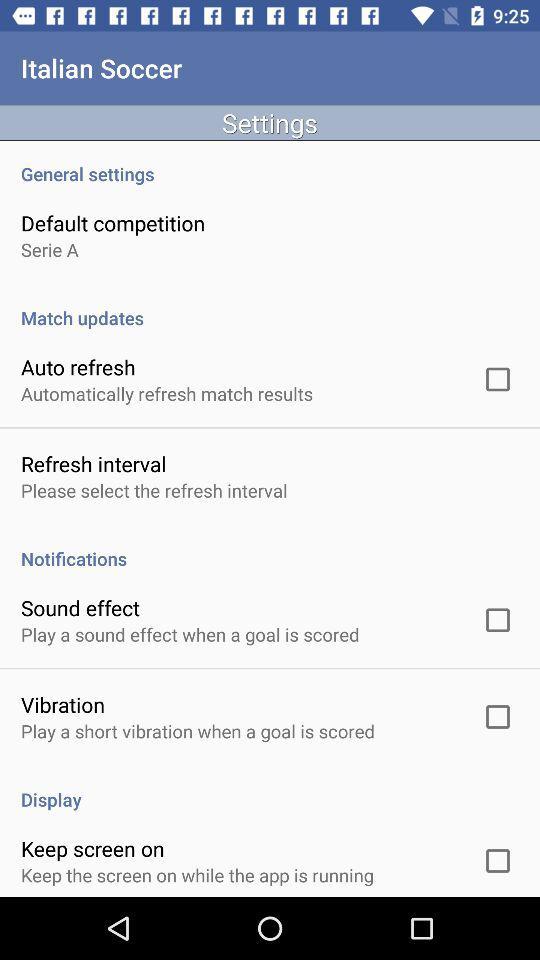 The height and width of the screenshot is (960, 540). I want to click on the item below the match updates app, so click(77, 366).